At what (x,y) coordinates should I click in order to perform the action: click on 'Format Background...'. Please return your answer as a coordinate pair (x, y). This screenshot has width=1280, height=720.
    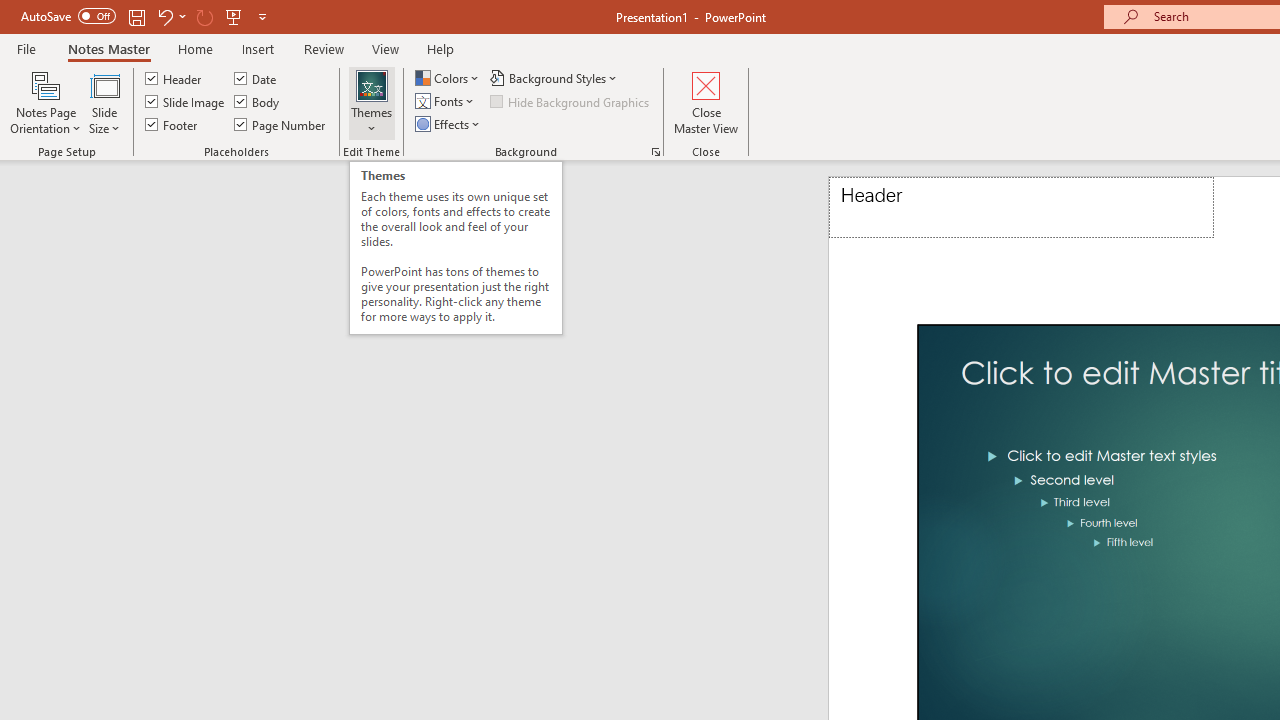
    Looking at the image, I should click on (656, 150).